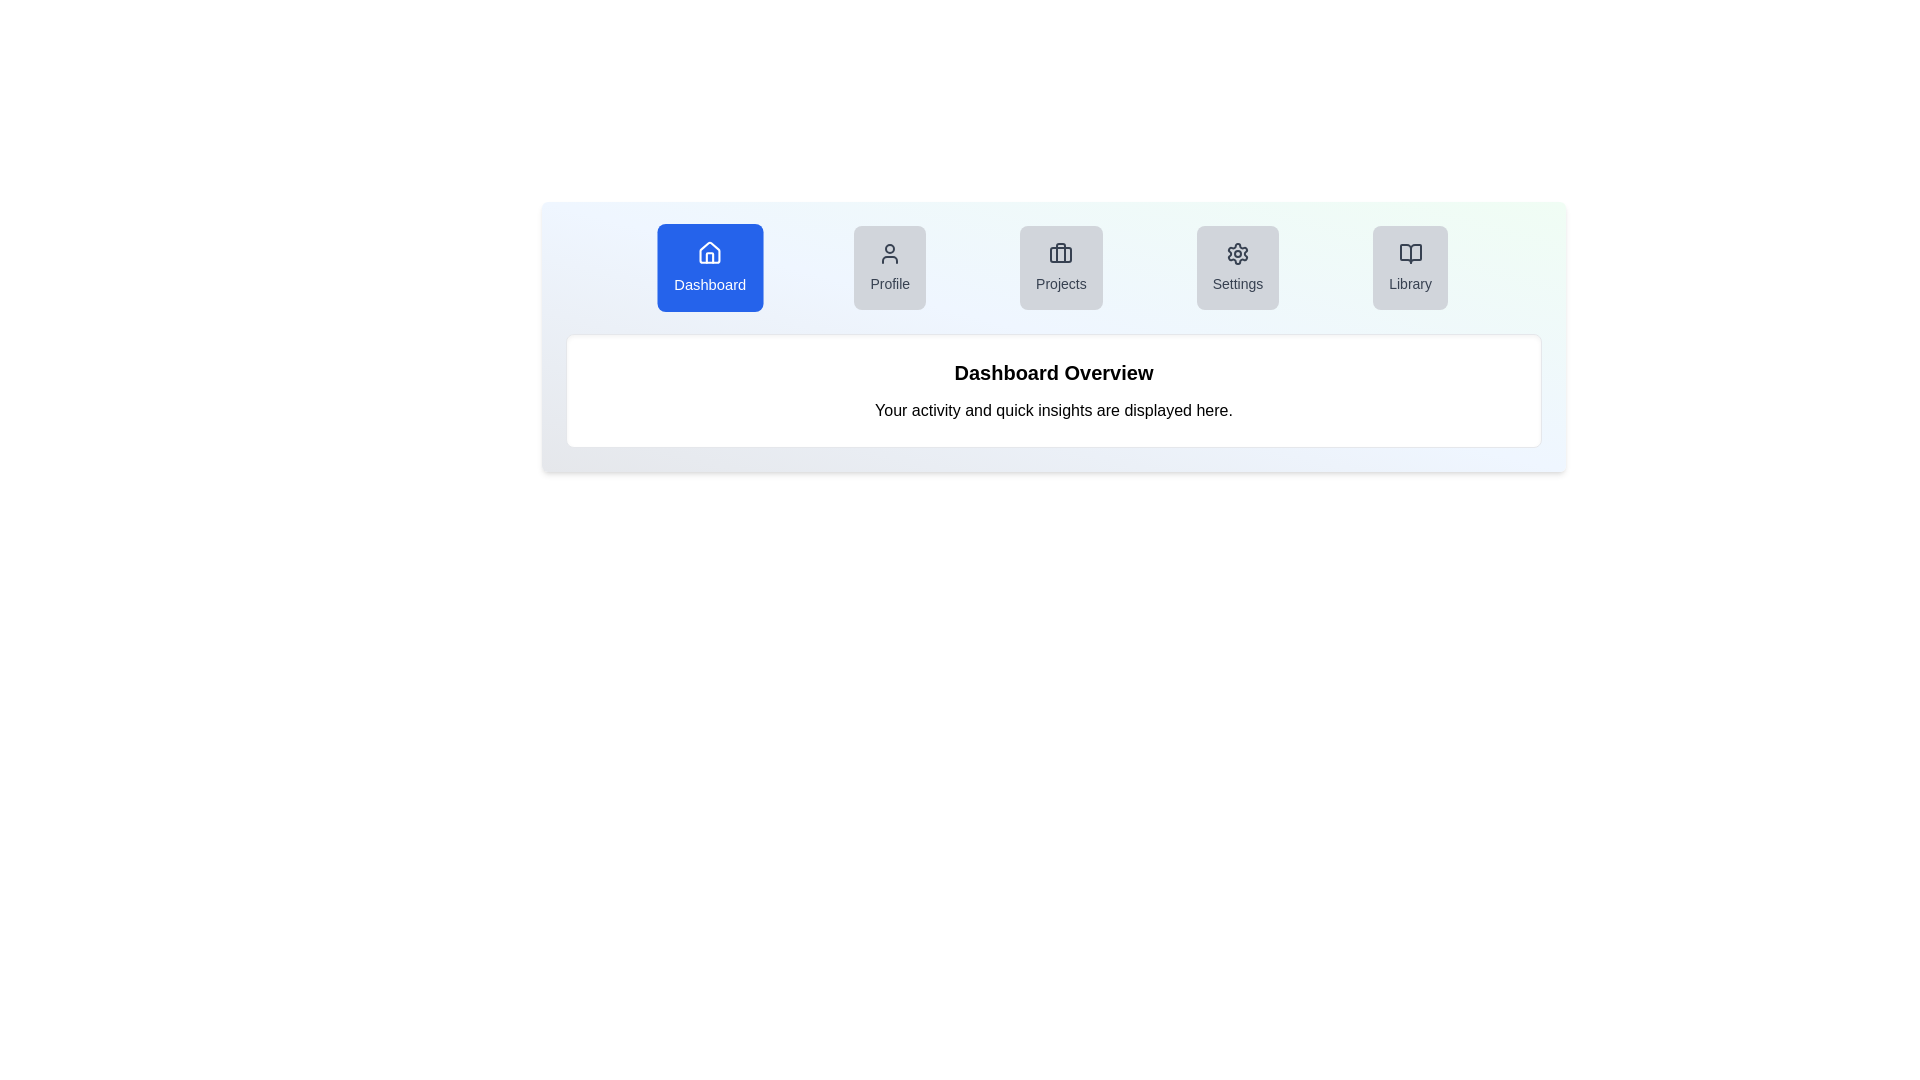  What do you see at coordinates (1409, 253) in the screenshot?
I see `the left page of the book icon within the 'Library' navigation button to enhance user recognition` at bounding box center [1409, 253].